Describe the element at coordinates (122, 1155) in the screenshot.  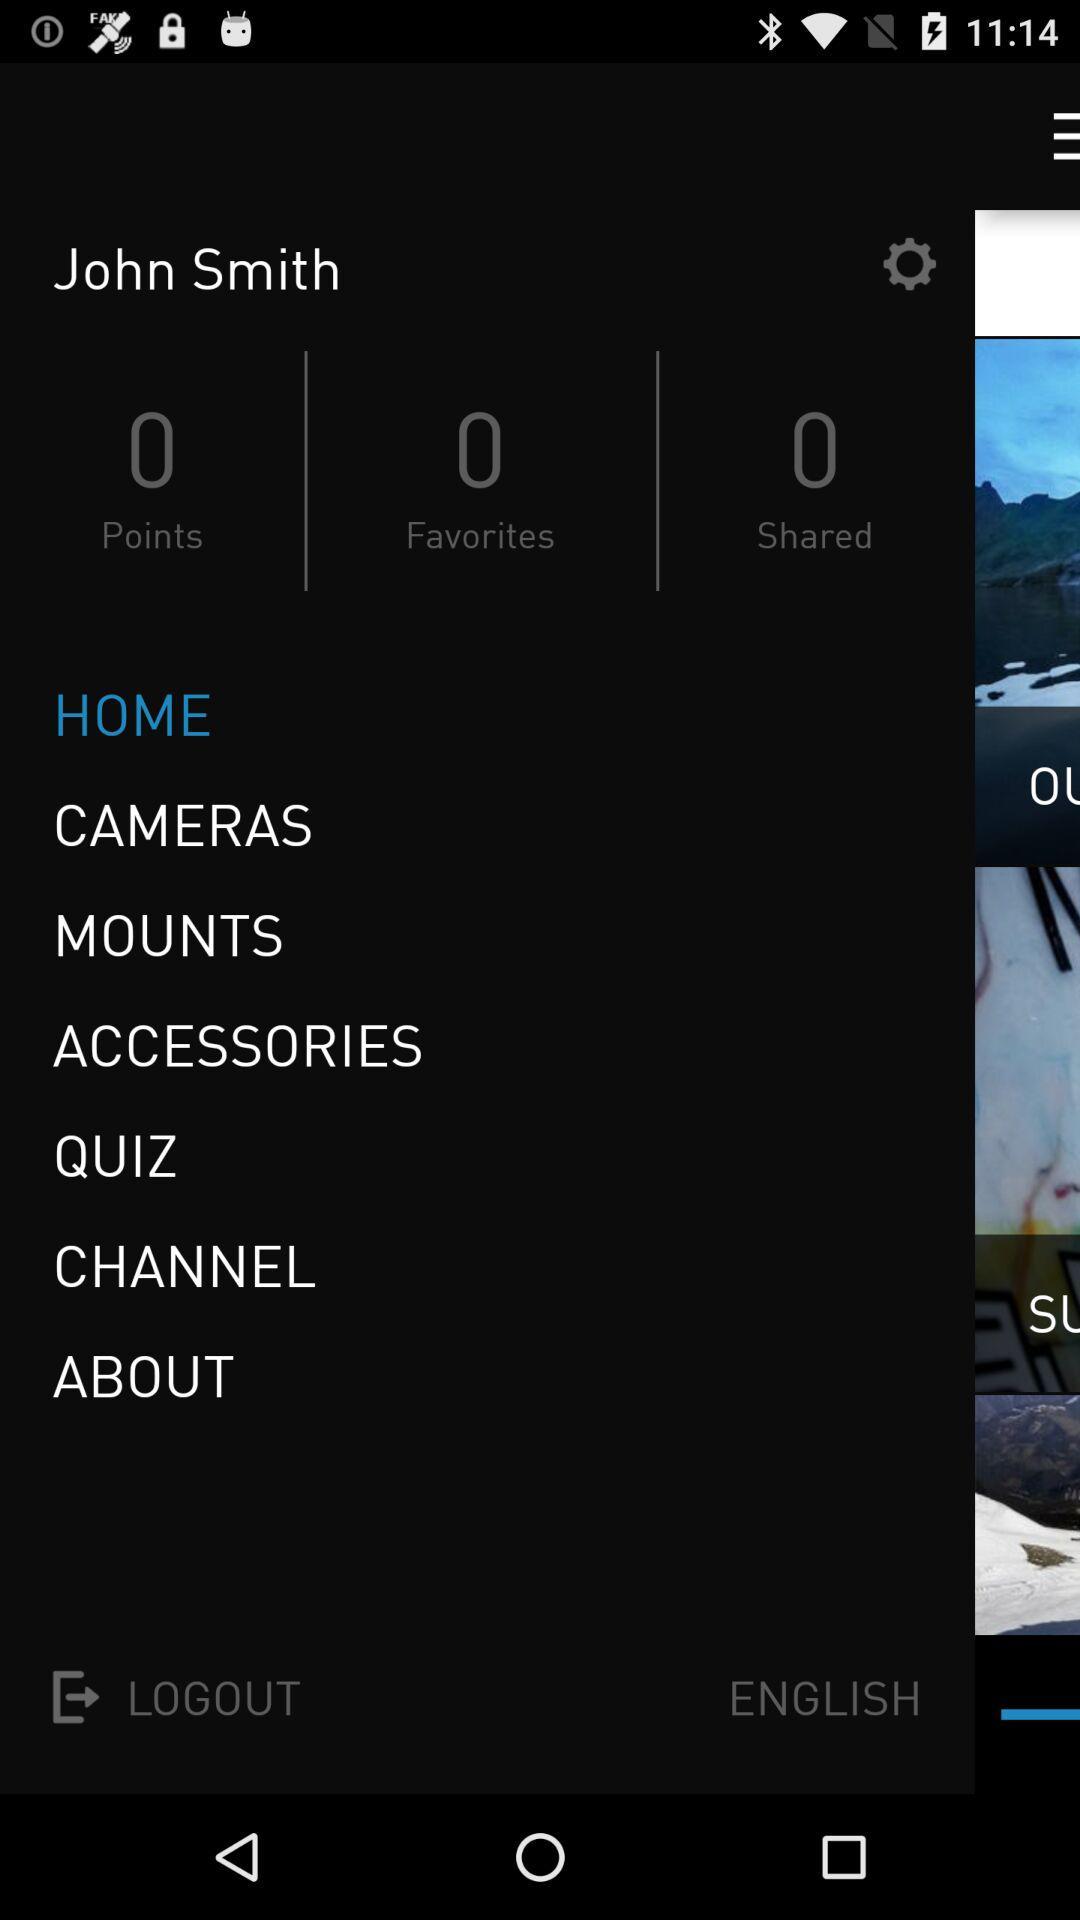
I see `icon above the channel item` at that location.